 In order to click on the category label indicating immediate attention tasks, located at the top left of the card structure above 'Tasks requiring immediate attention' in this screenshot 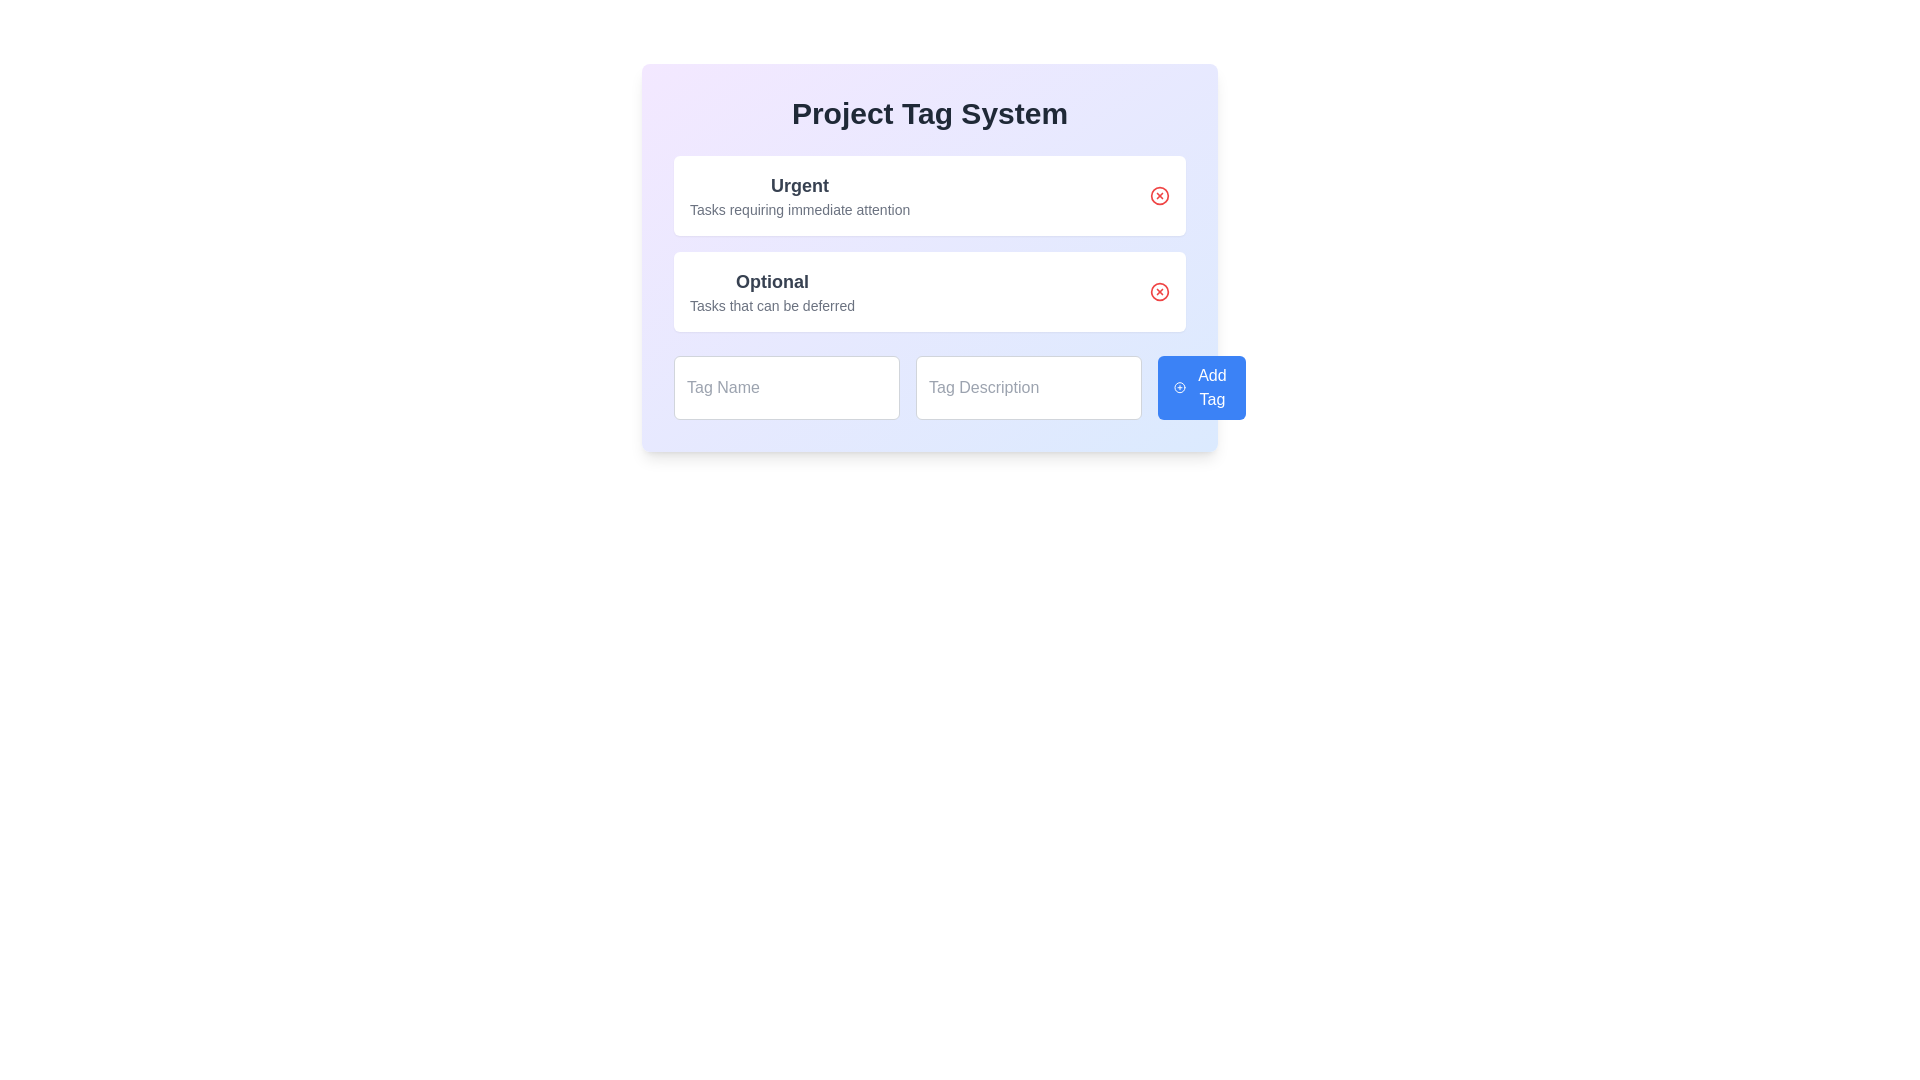, I will do `click(800, 185)`.